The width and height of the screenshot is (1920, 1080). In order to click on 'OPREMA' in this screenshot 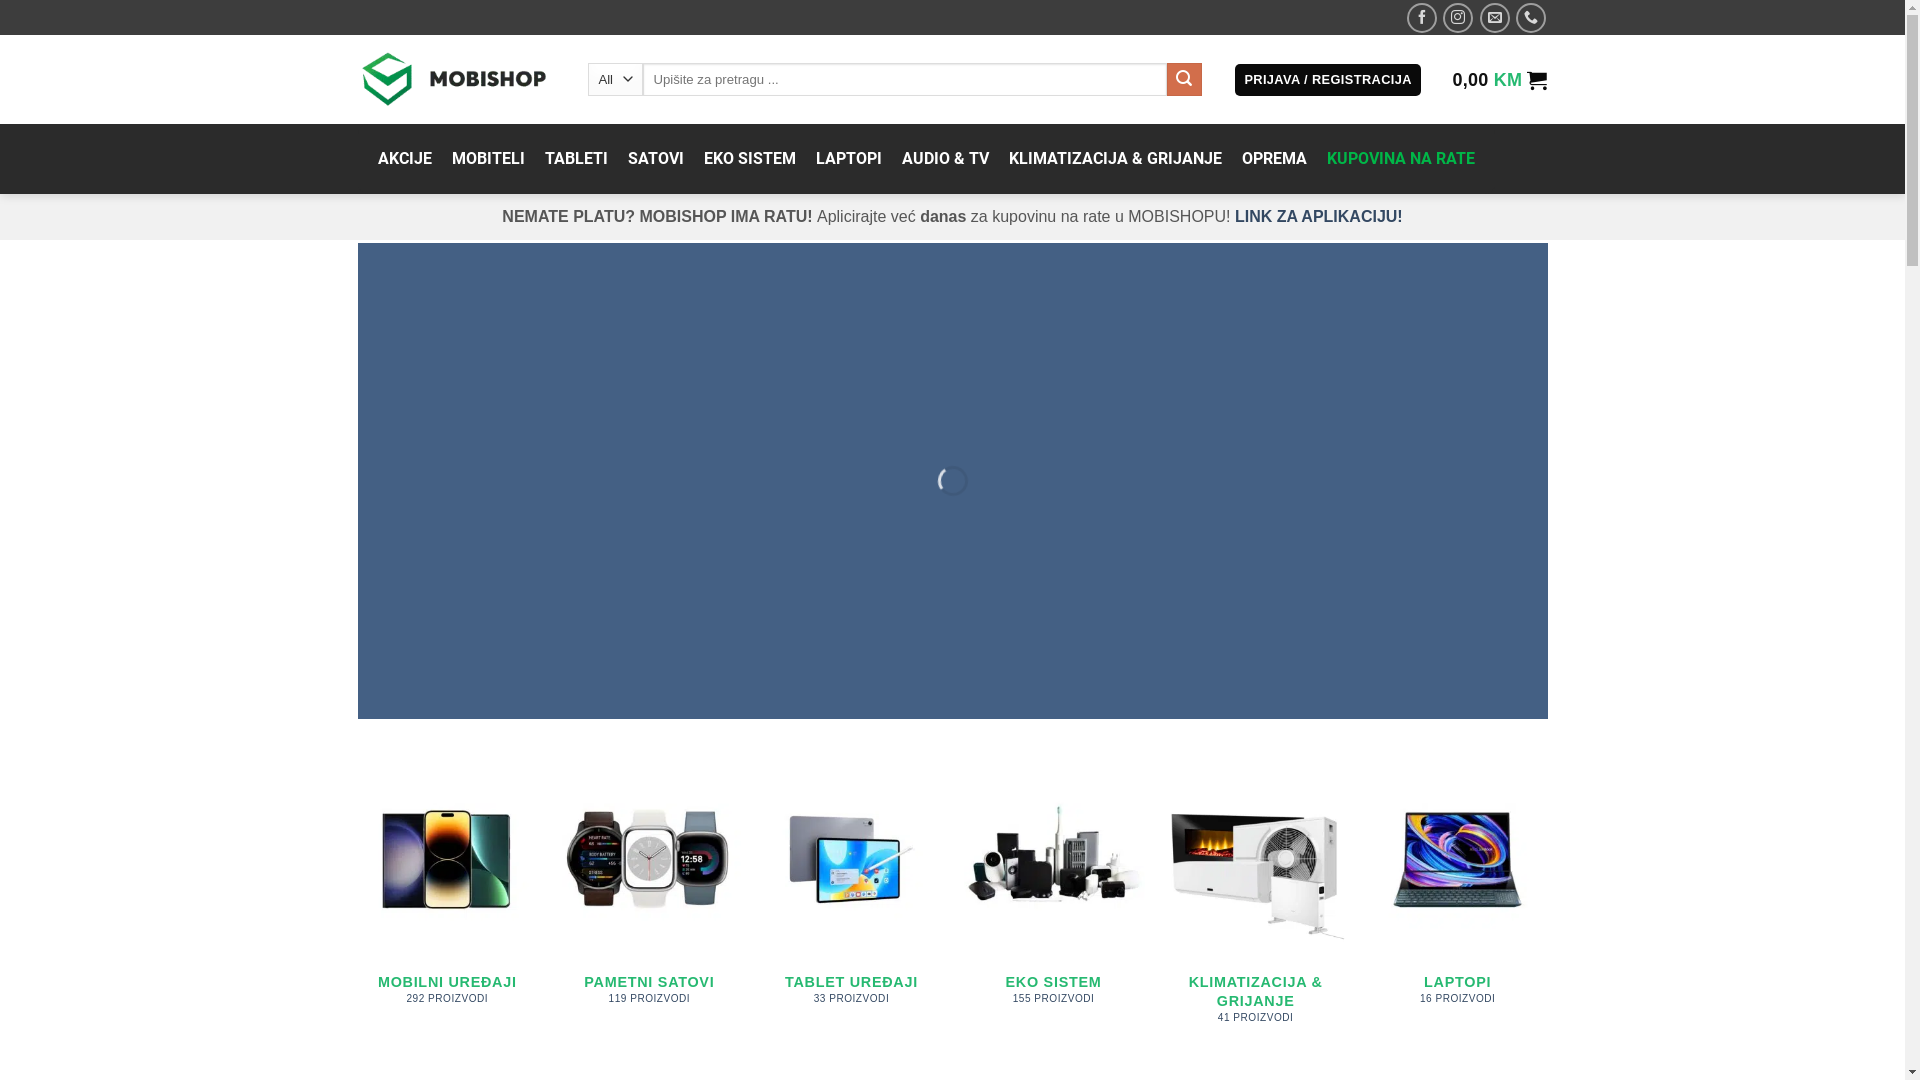, I will do `click(1273, 157)`.